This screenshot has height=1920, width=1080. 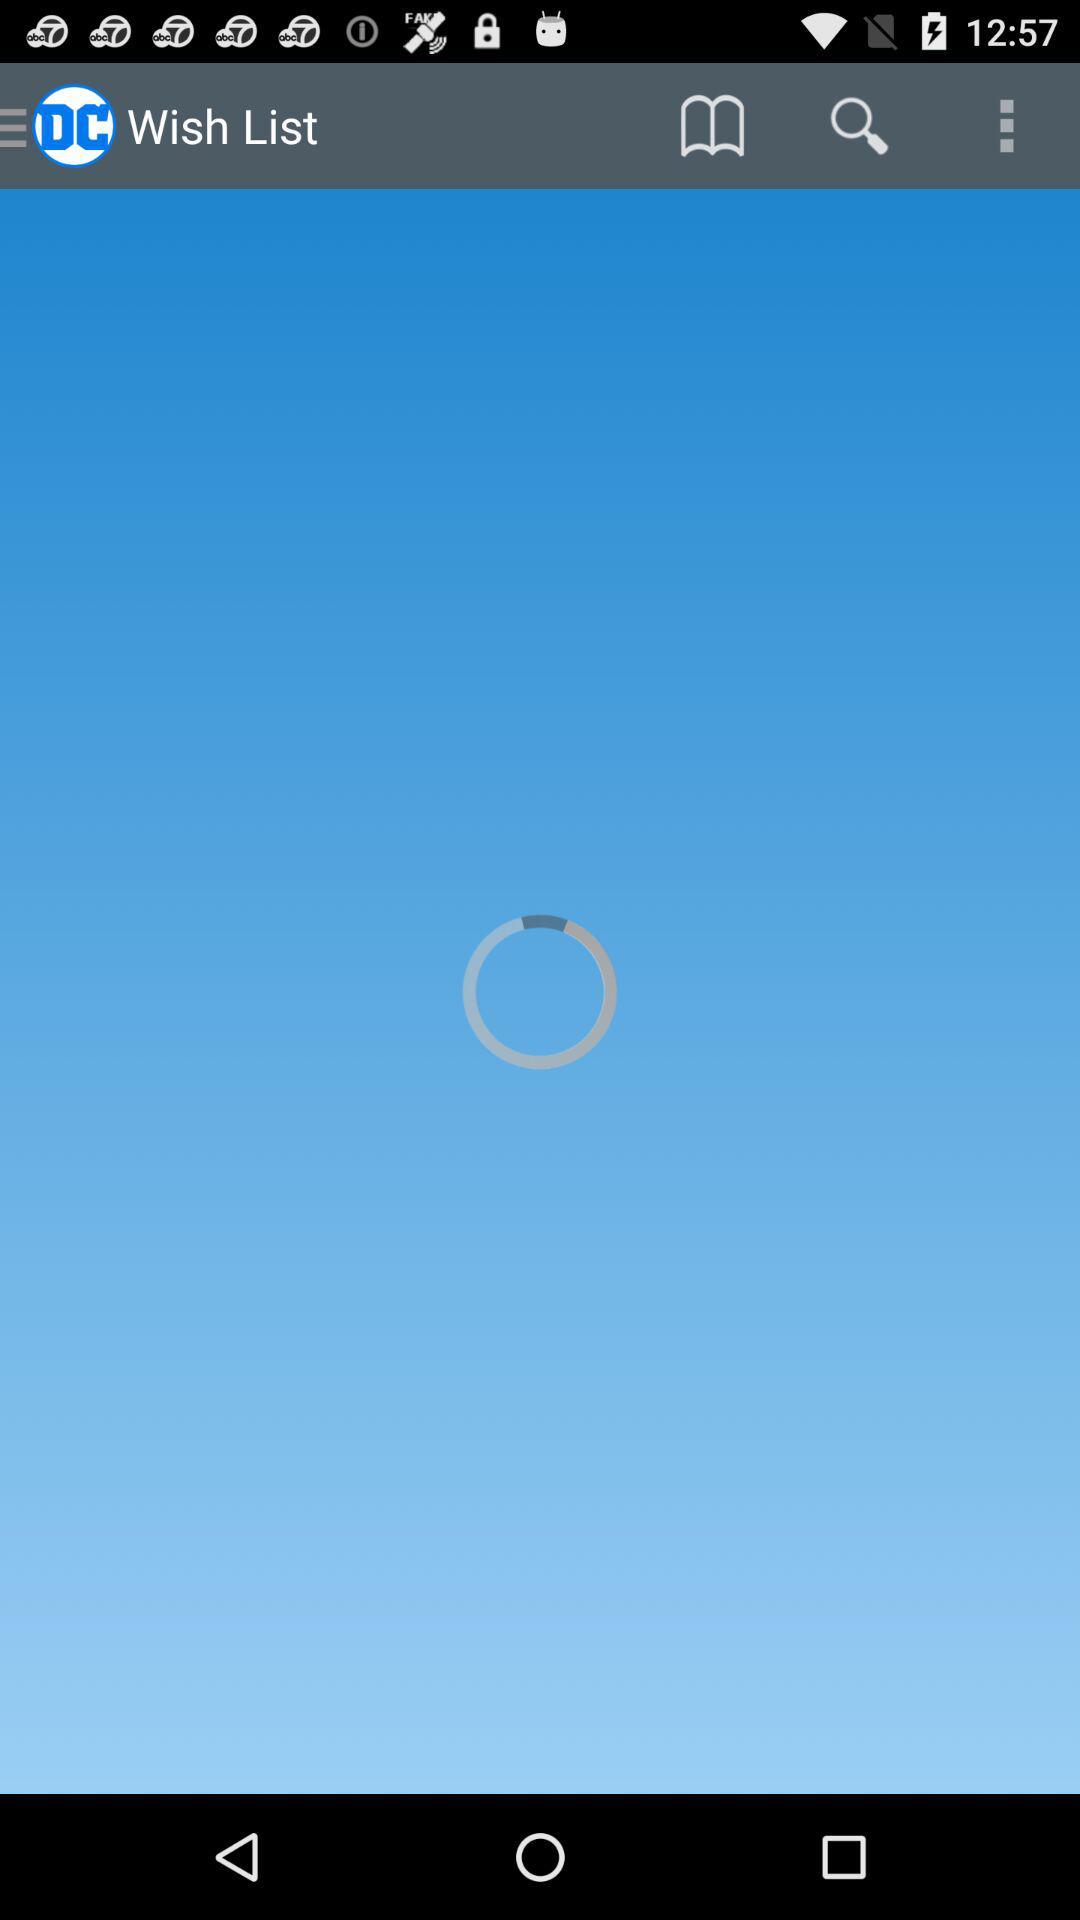 I want to click on the icon above there are no, so click(x=711, y=124).